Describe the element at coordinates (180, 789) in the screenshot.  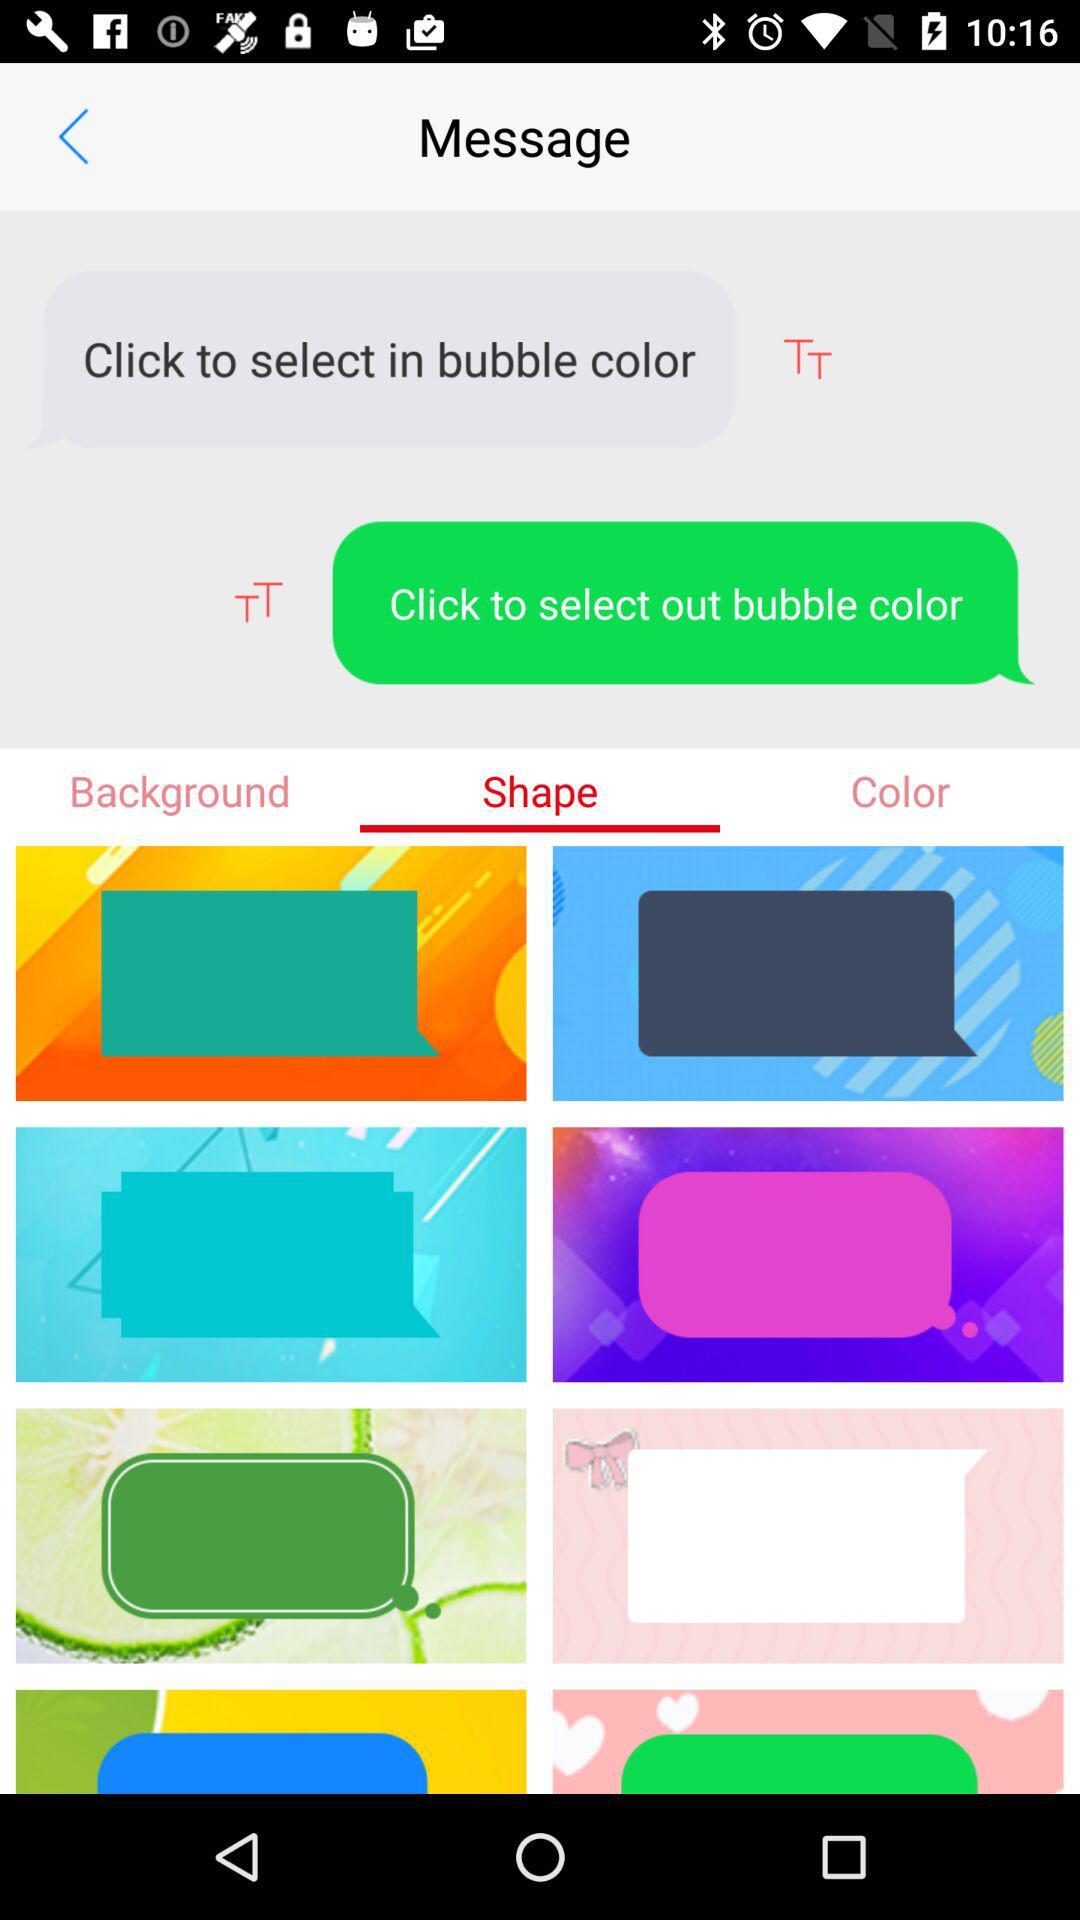
I see `the icon next to the shape` at that location.